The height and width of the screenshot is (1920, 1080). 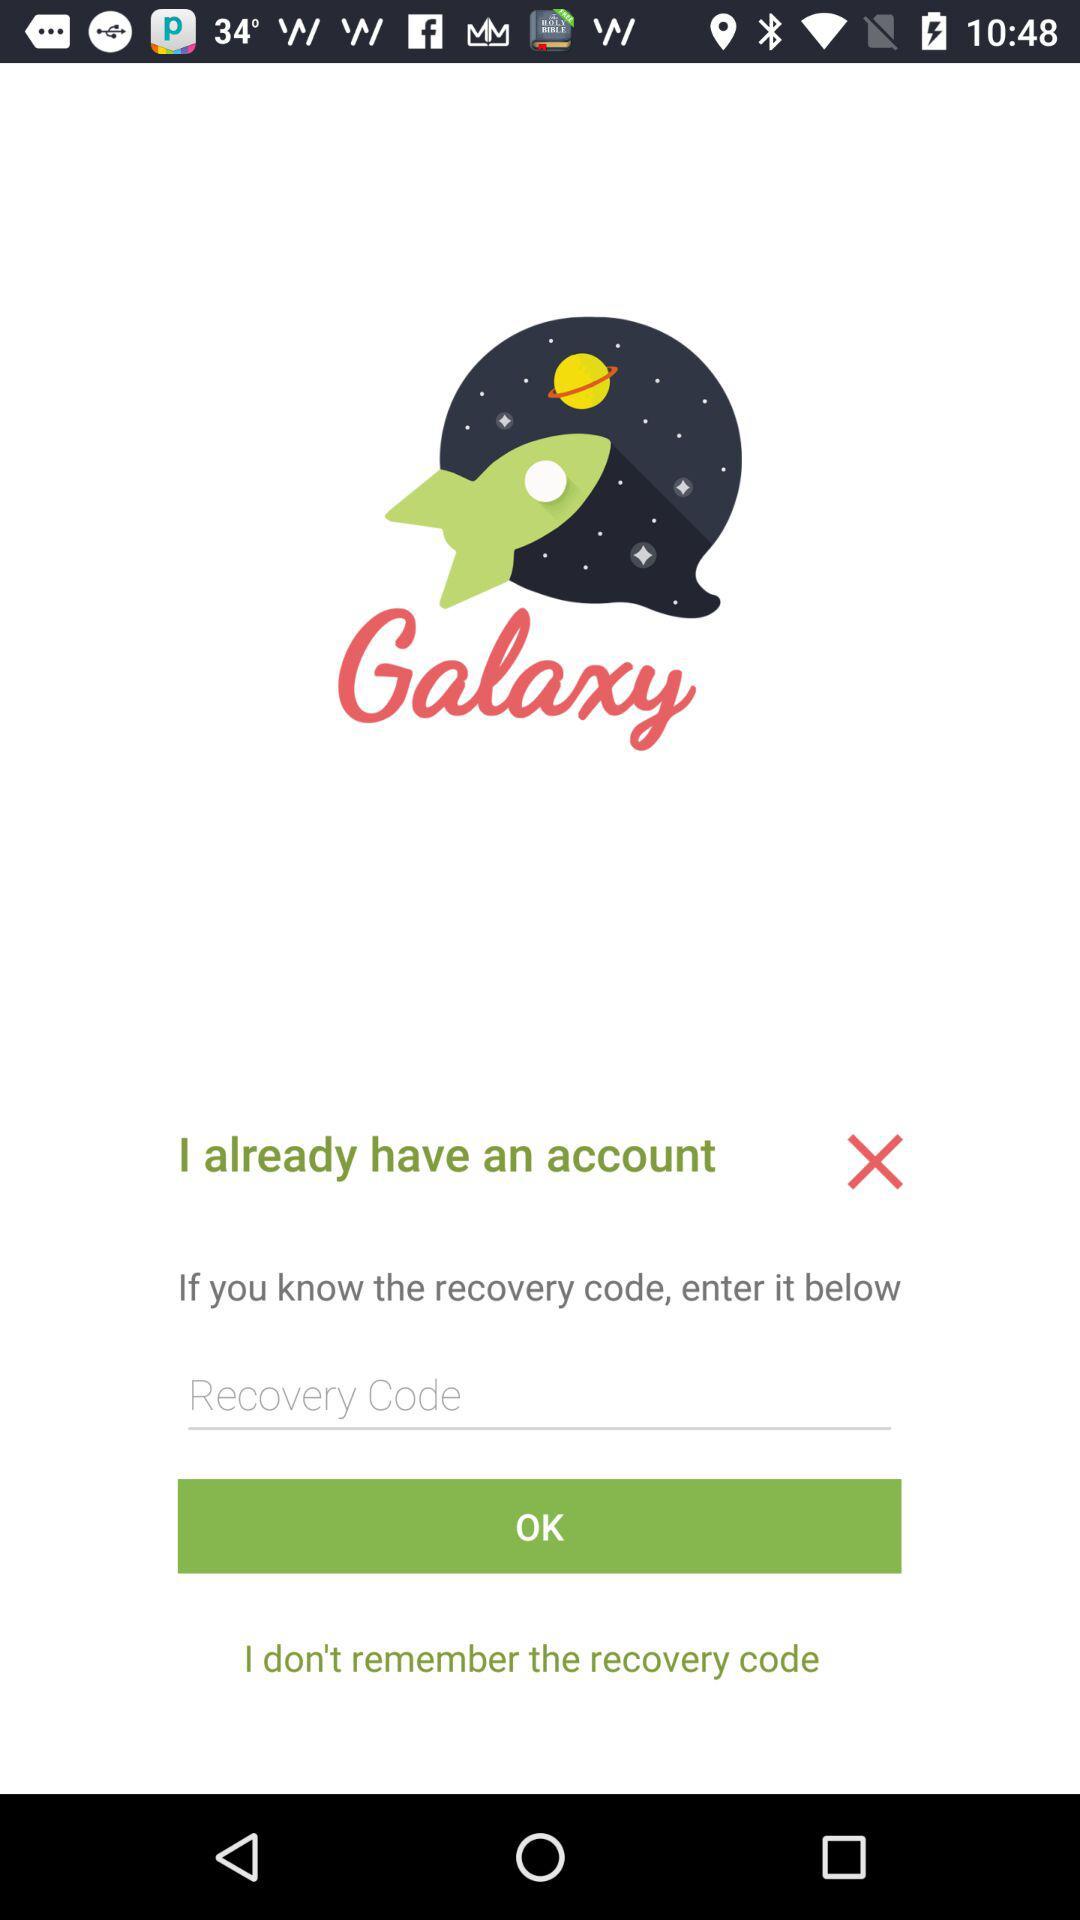 What do you see at coordinates (874, 1161) in the screenshot?
I see `the close icon` at bounding box center [874, 1161].